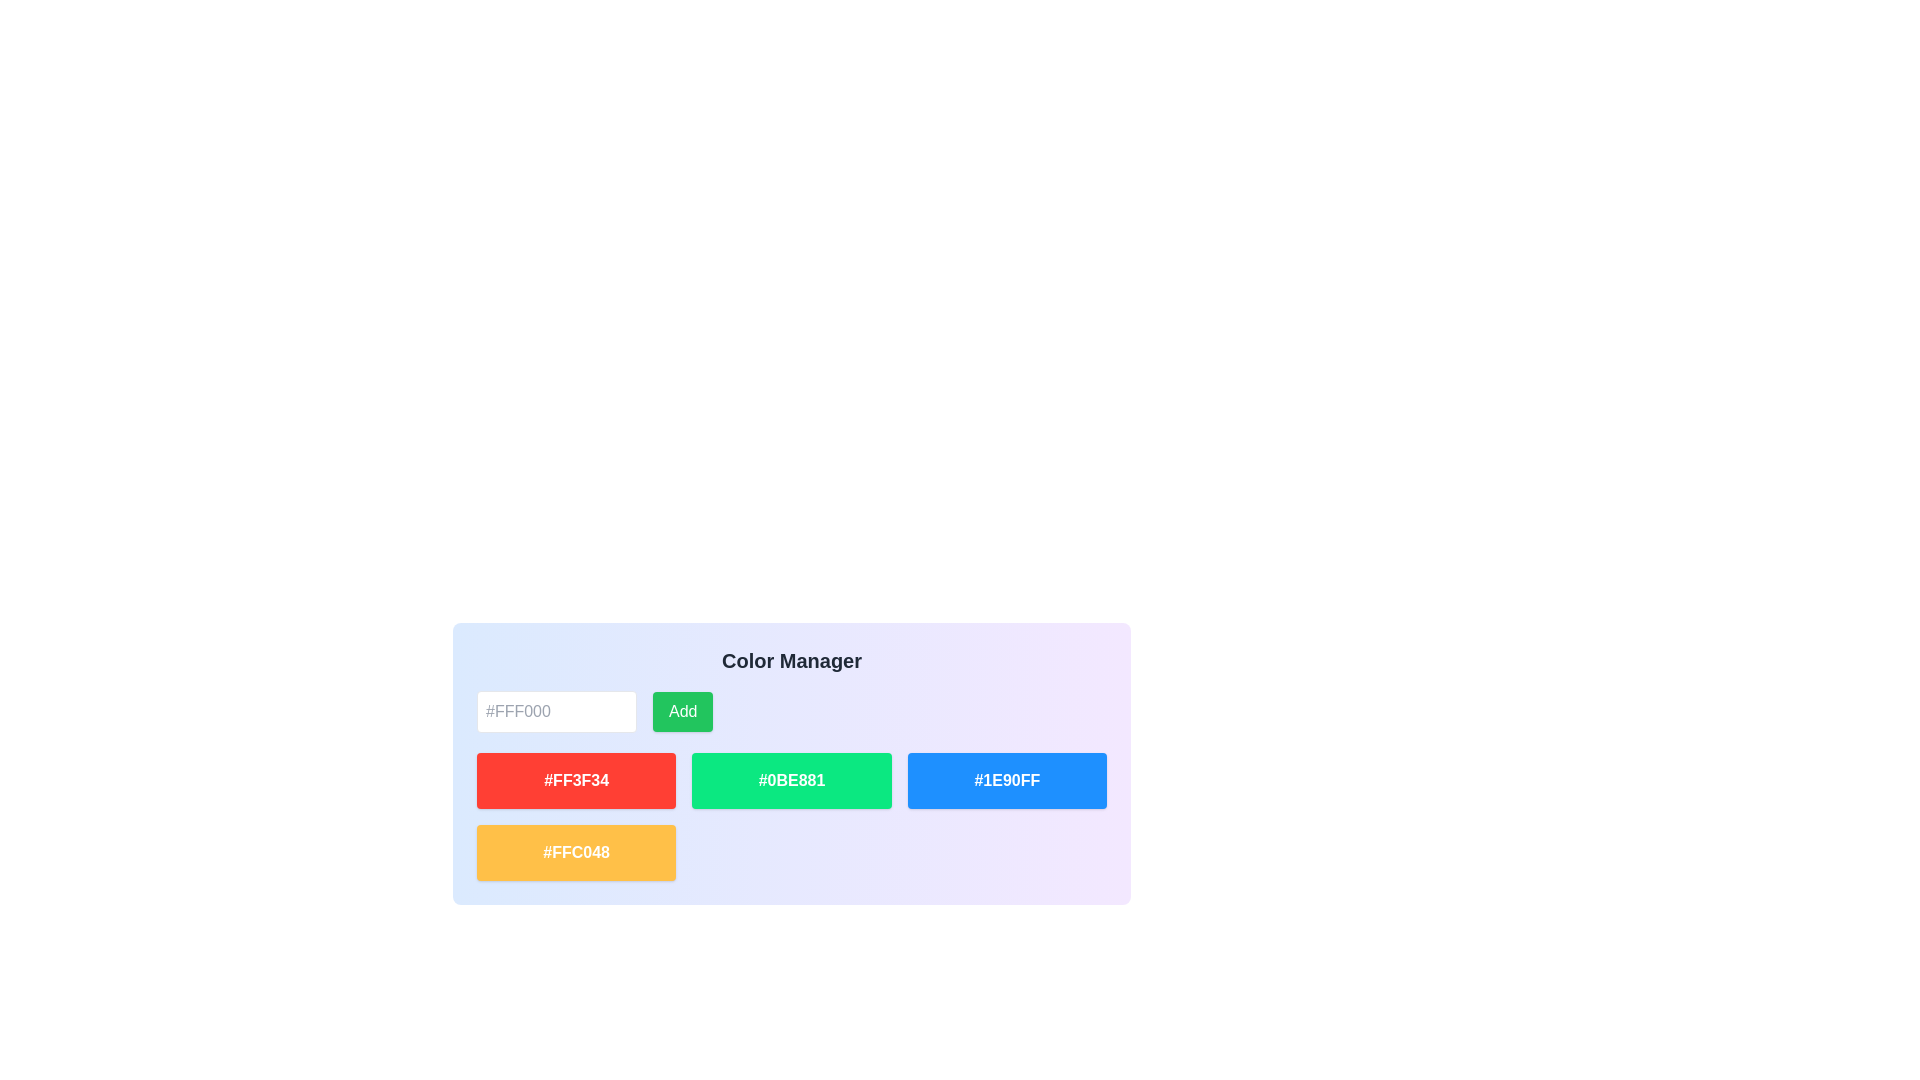 The image size is (1920, 1080). I want to click on the Color Swatch Block that visually represents the color with hex code '#FFC048', positioned as the bottom-left block in the grid layout of the Color Manager, so click(575, 852).